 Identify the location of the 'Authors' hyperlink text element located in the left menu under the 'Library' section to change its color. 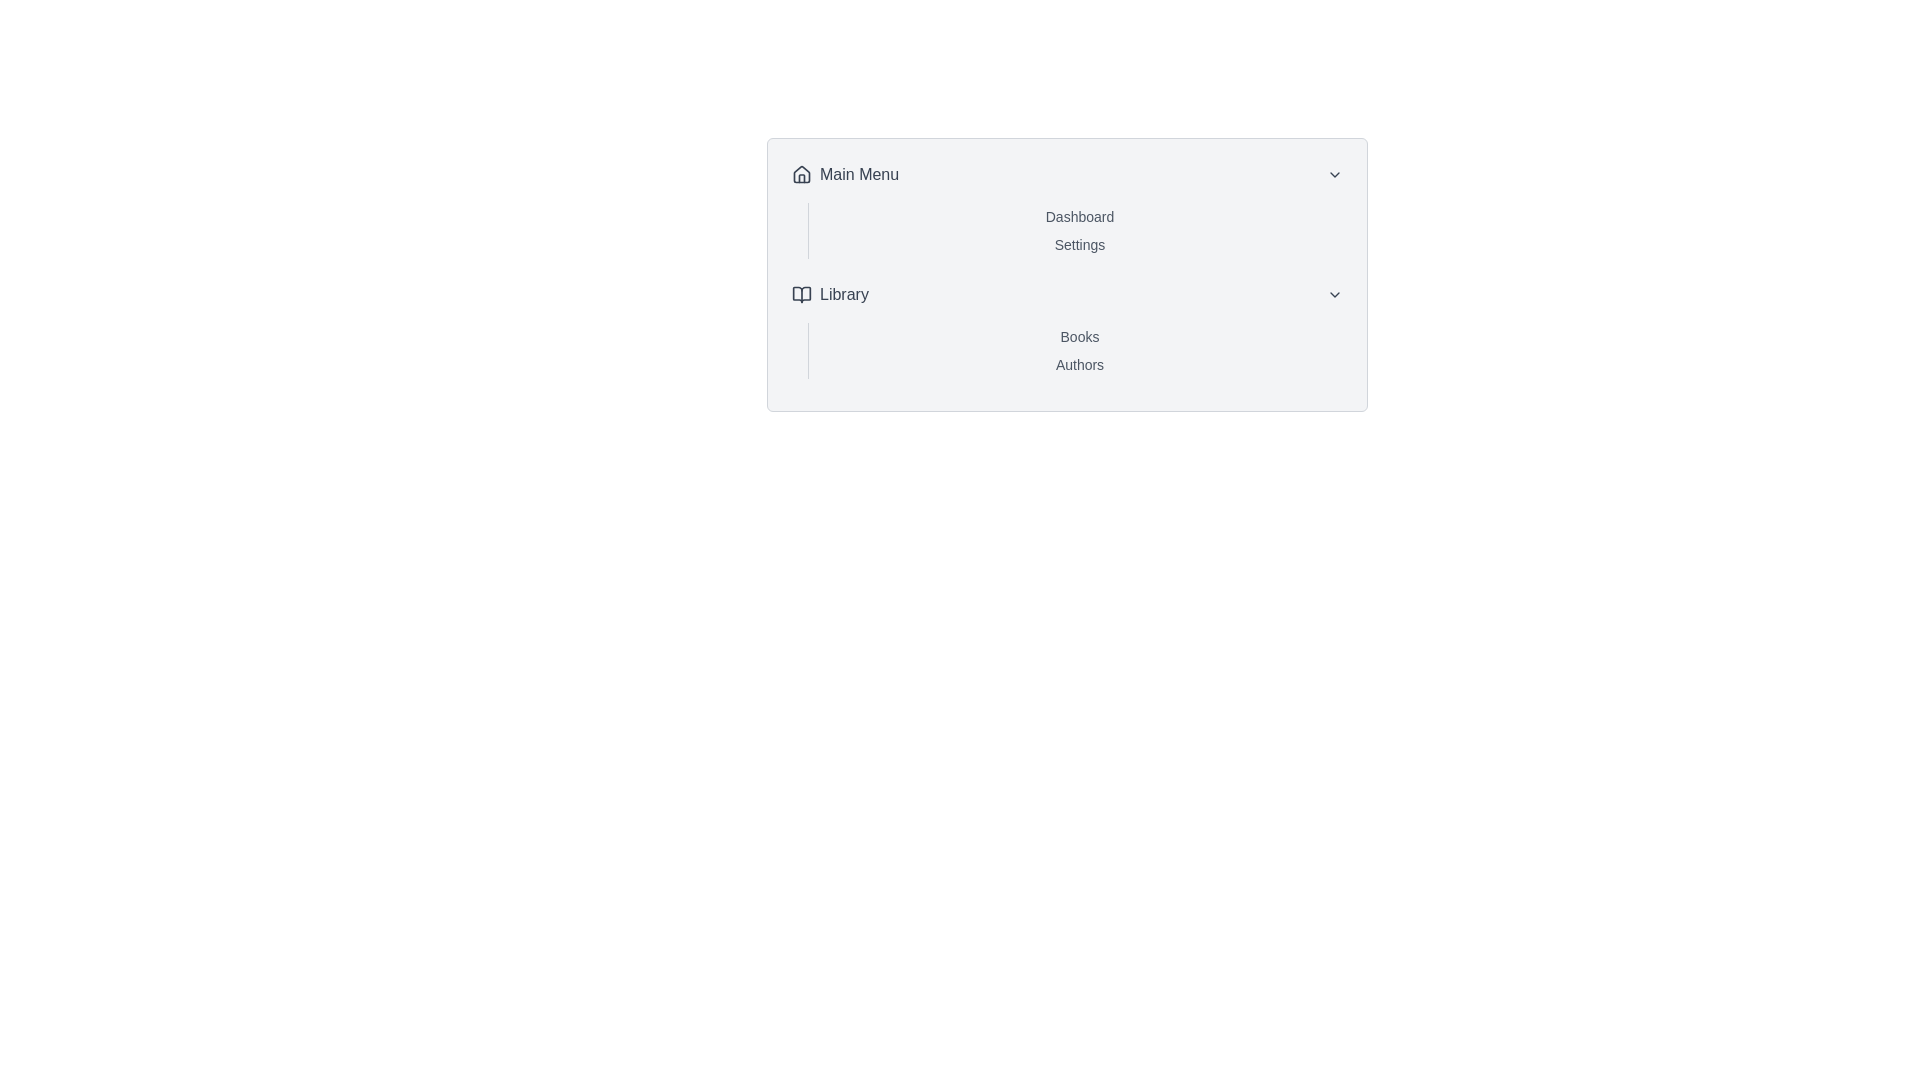
(1079, 365).